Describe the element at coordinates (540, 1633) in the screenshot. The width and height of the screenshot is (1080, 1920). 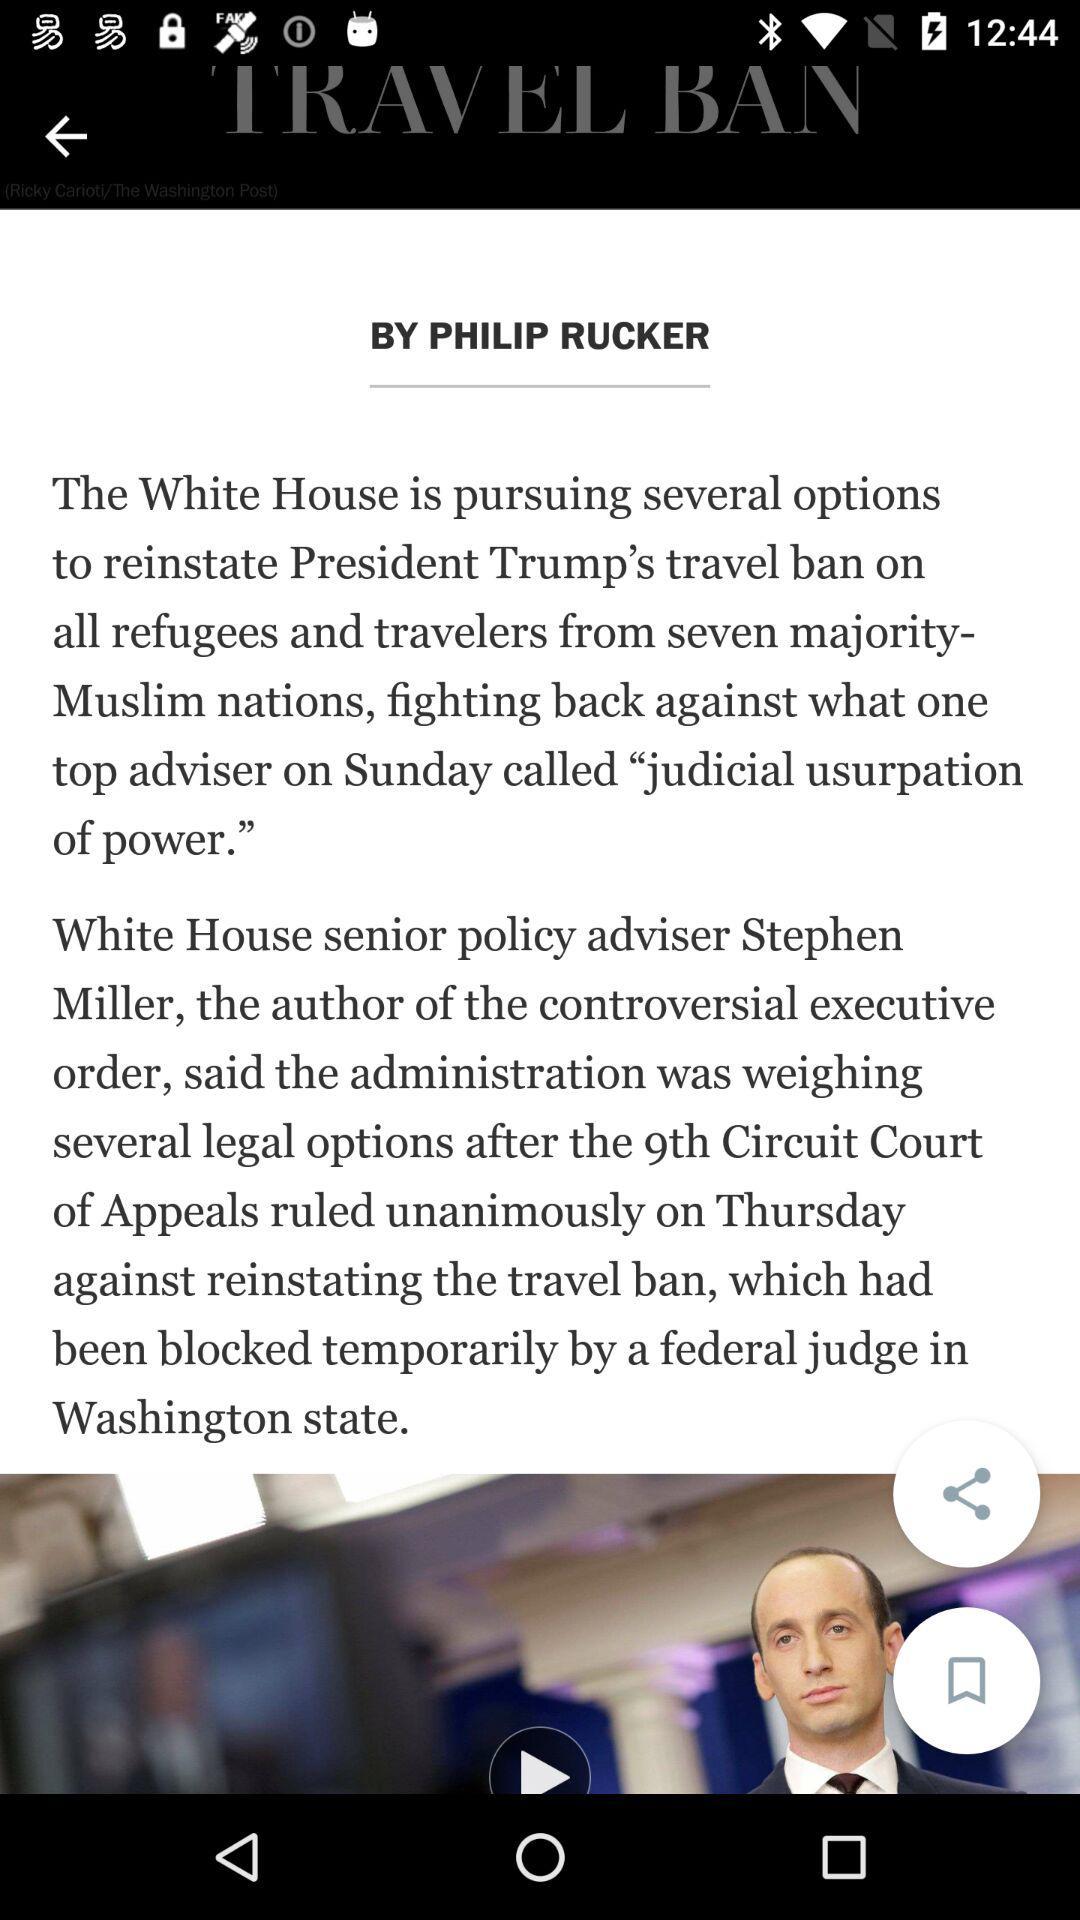
I see `advertisement` at that location.